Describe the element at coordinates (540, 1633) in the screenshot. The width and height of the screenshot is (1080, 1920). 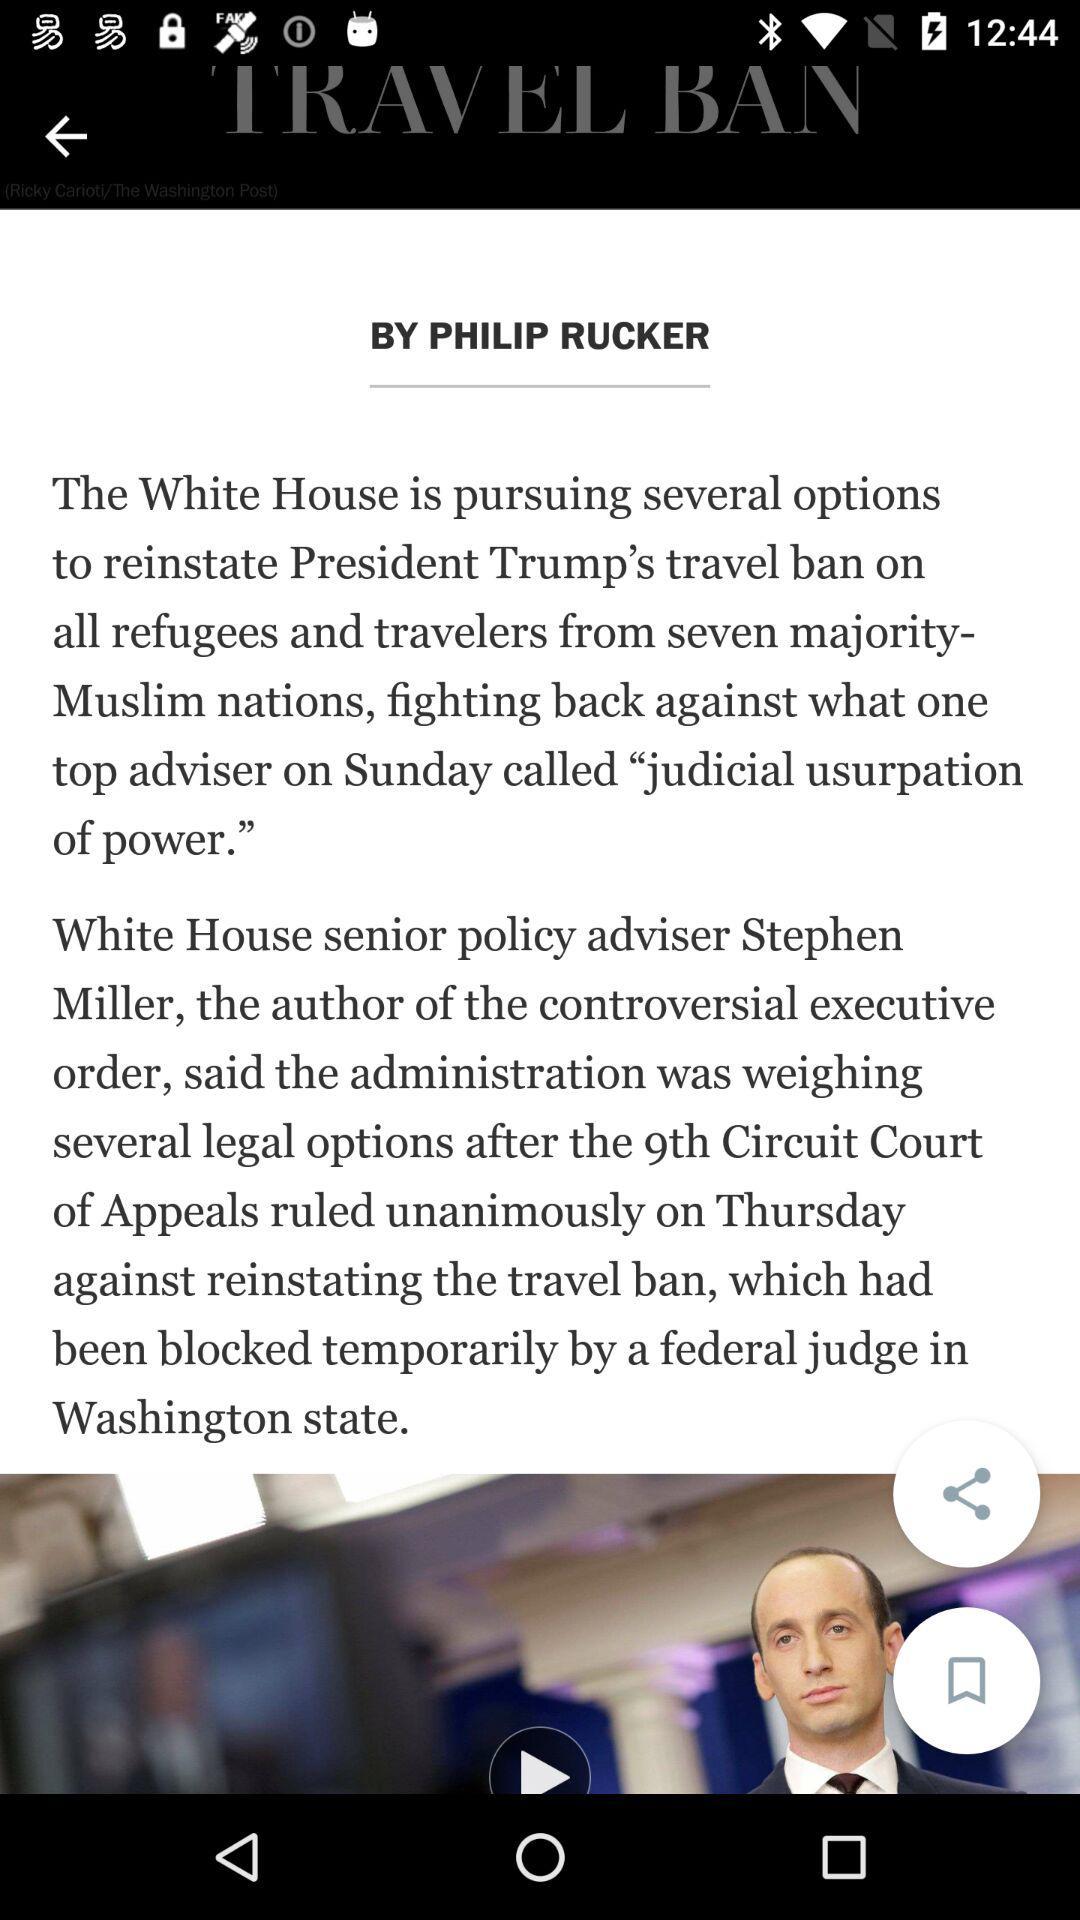
I see `advertisement` at that location.